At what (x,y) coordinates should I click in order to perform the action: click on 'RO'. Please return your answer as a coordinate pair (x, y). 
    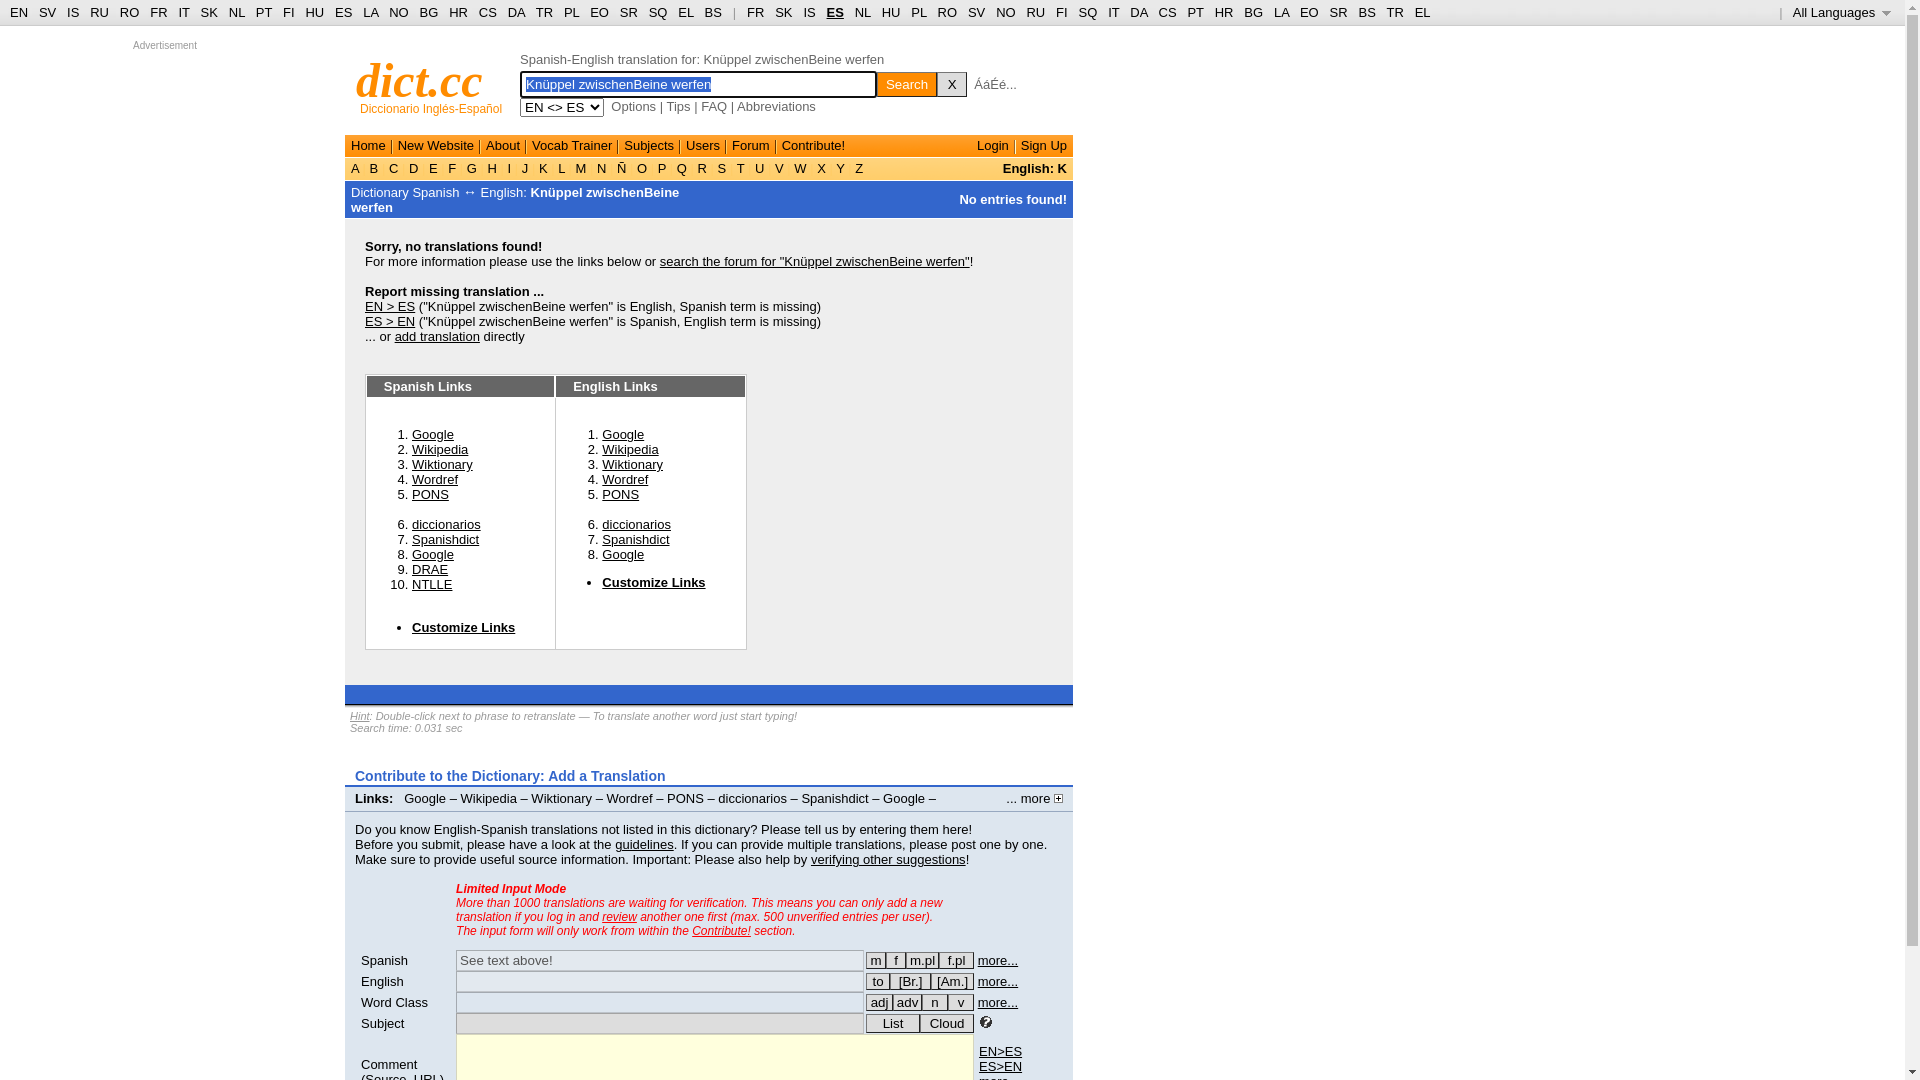
    Looking at the image, I should click on (128, 12).